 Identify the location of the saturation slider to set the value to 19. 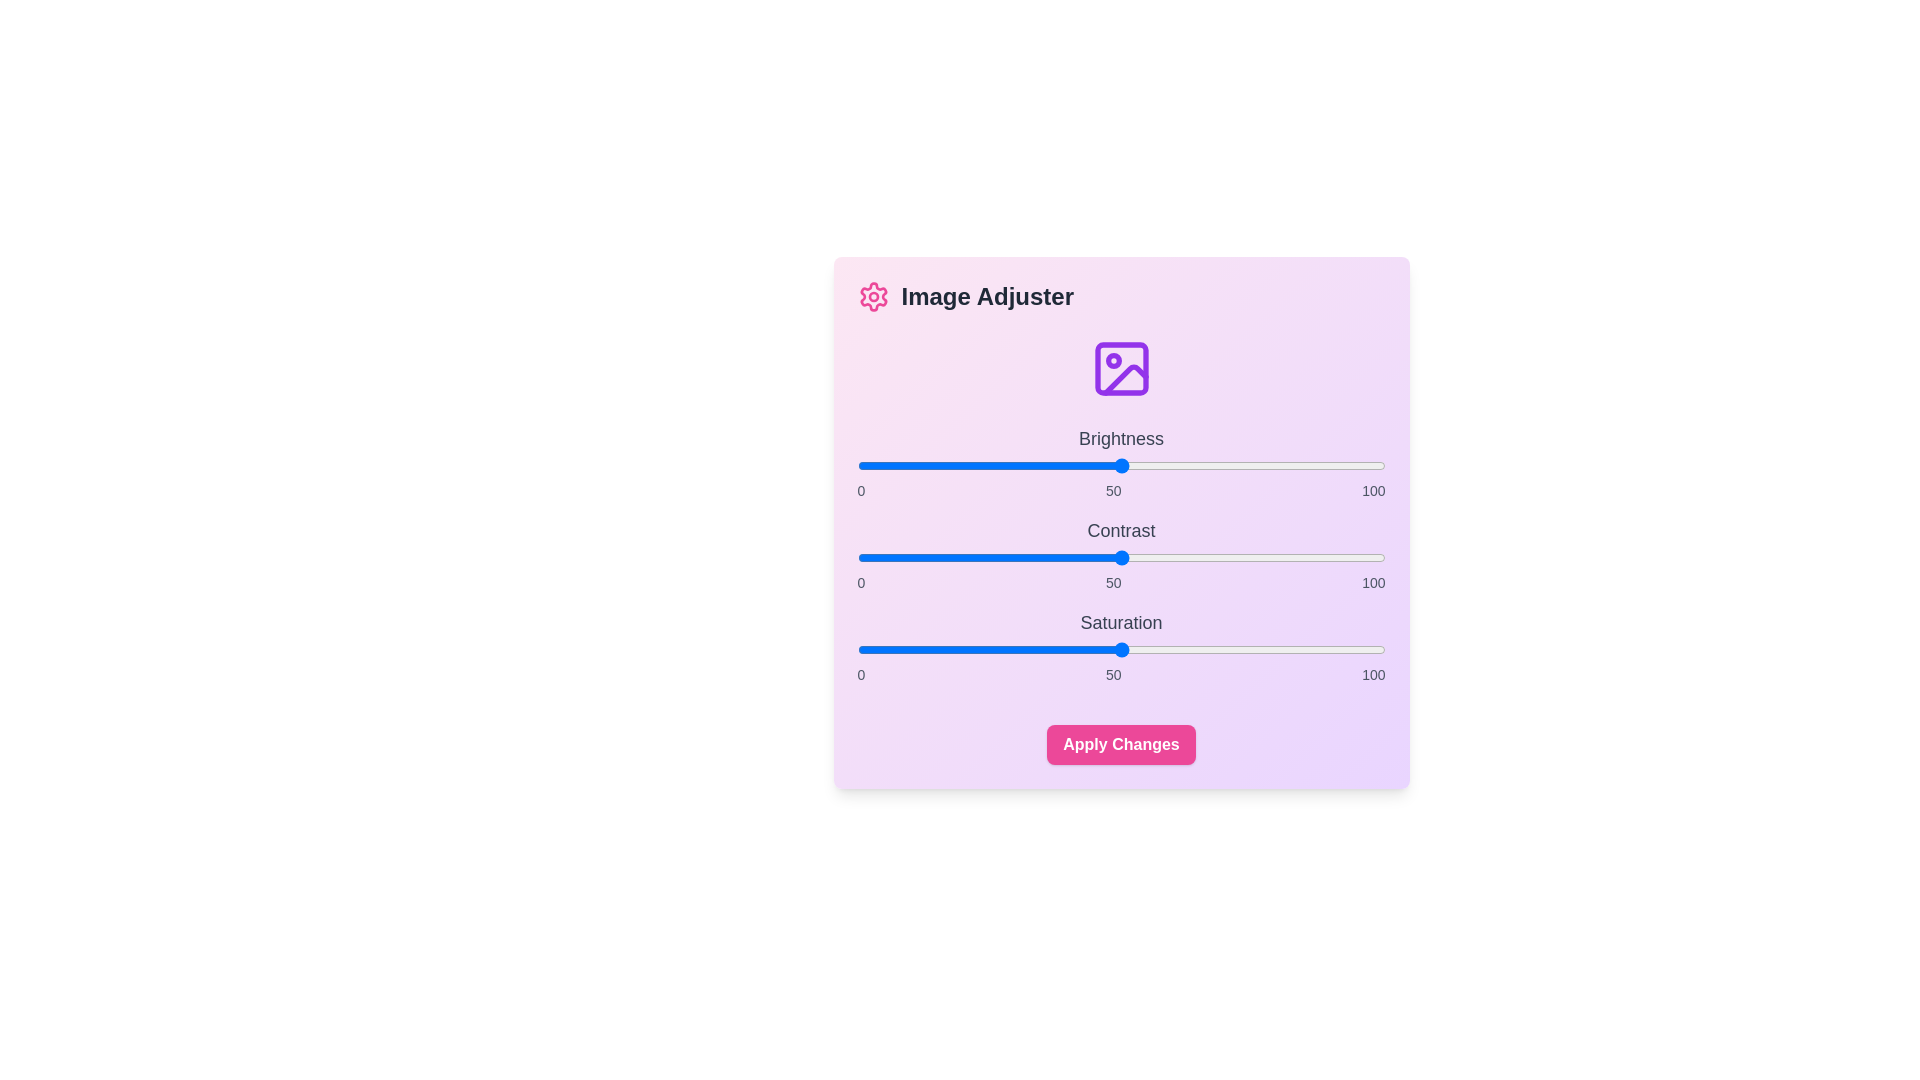
(956, 650).